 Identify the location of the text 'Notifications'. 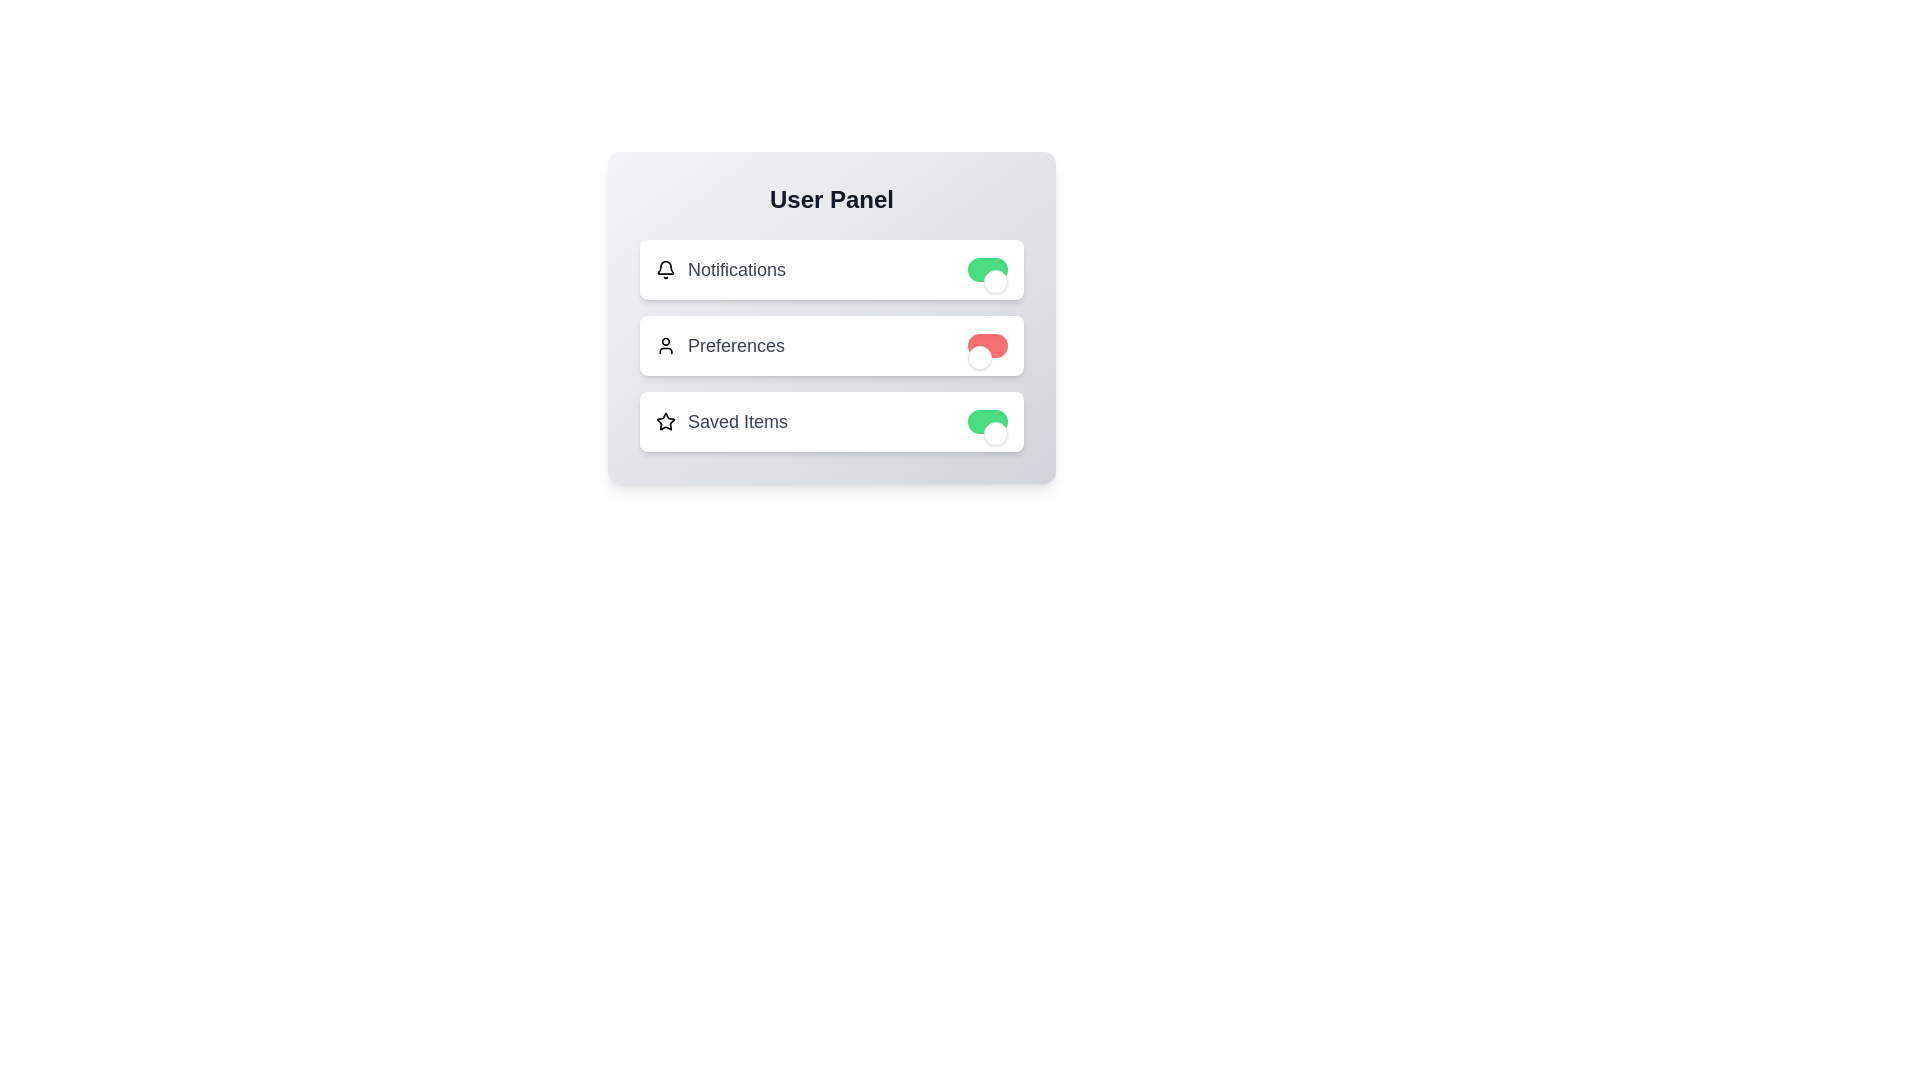
(720, 270).